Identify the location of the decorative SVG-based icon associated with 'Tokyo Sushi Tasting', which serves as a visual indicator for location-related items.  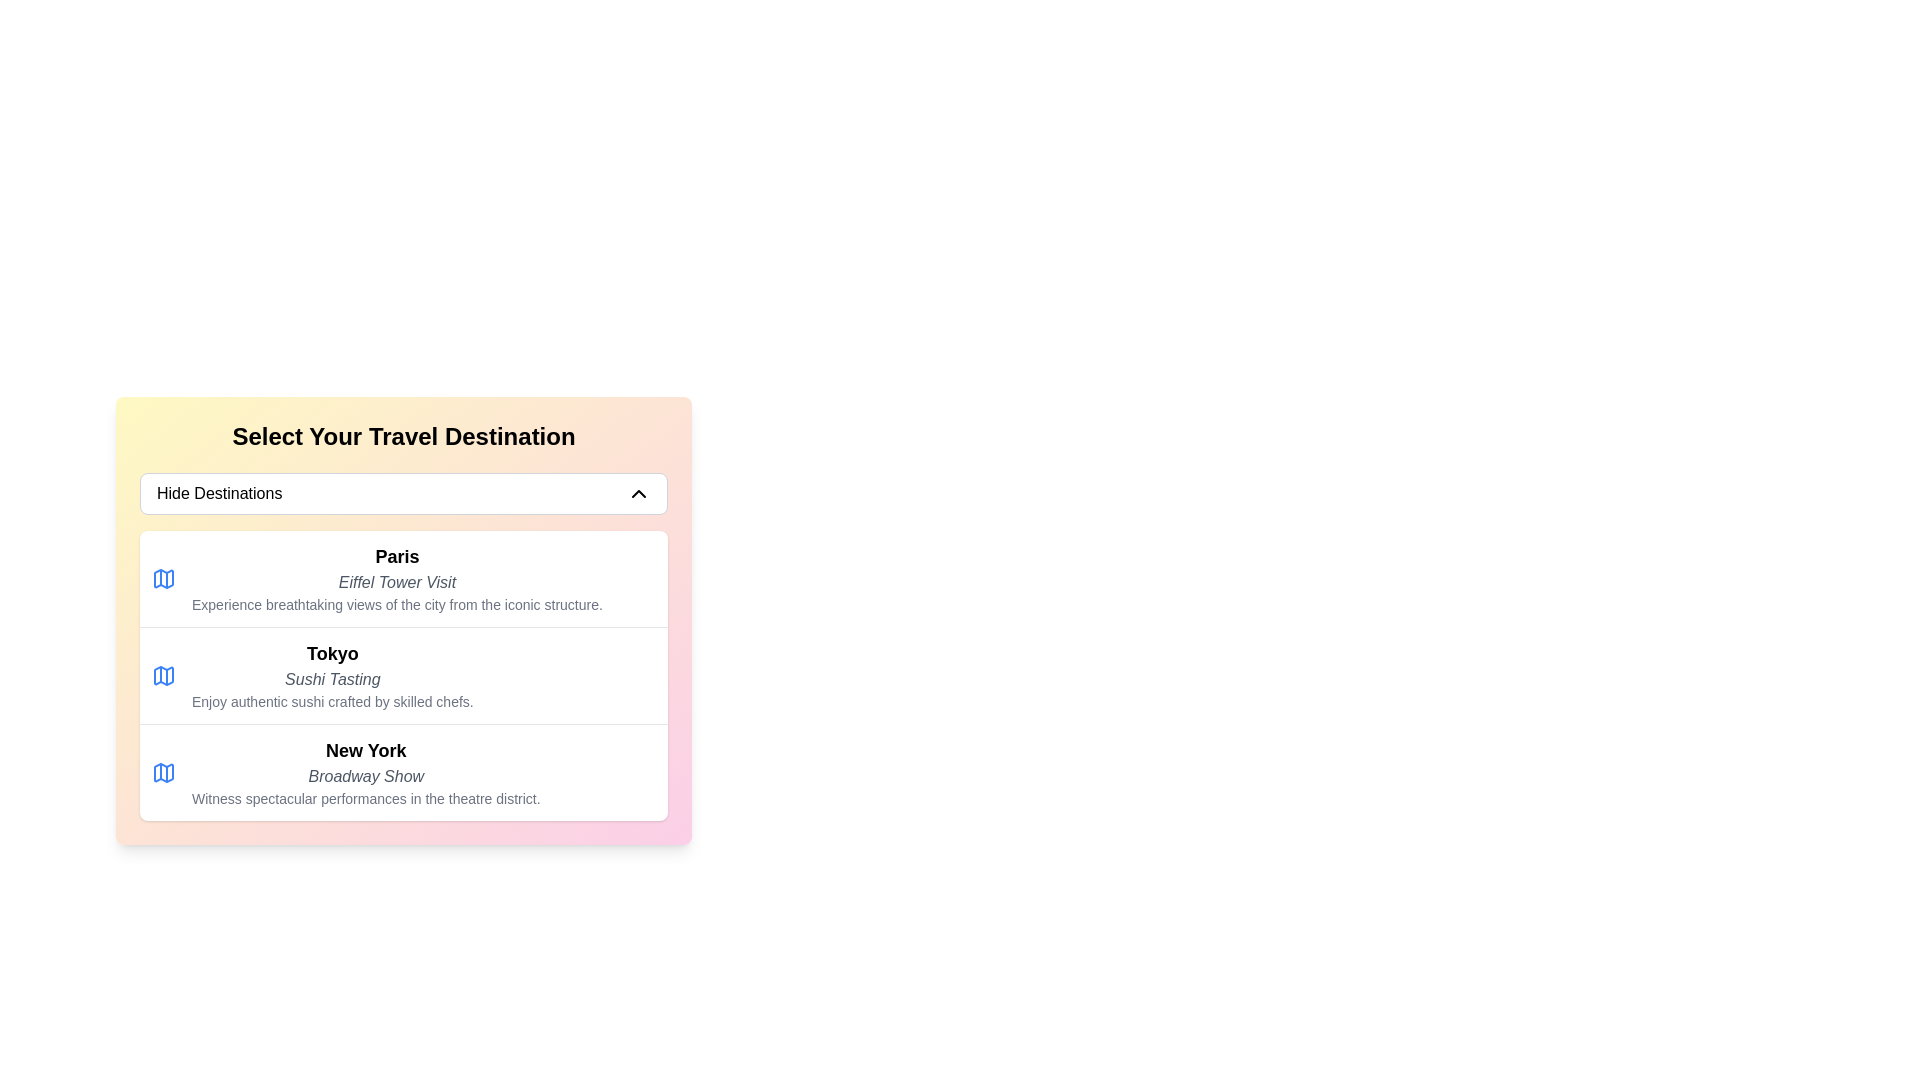
(163, 675).